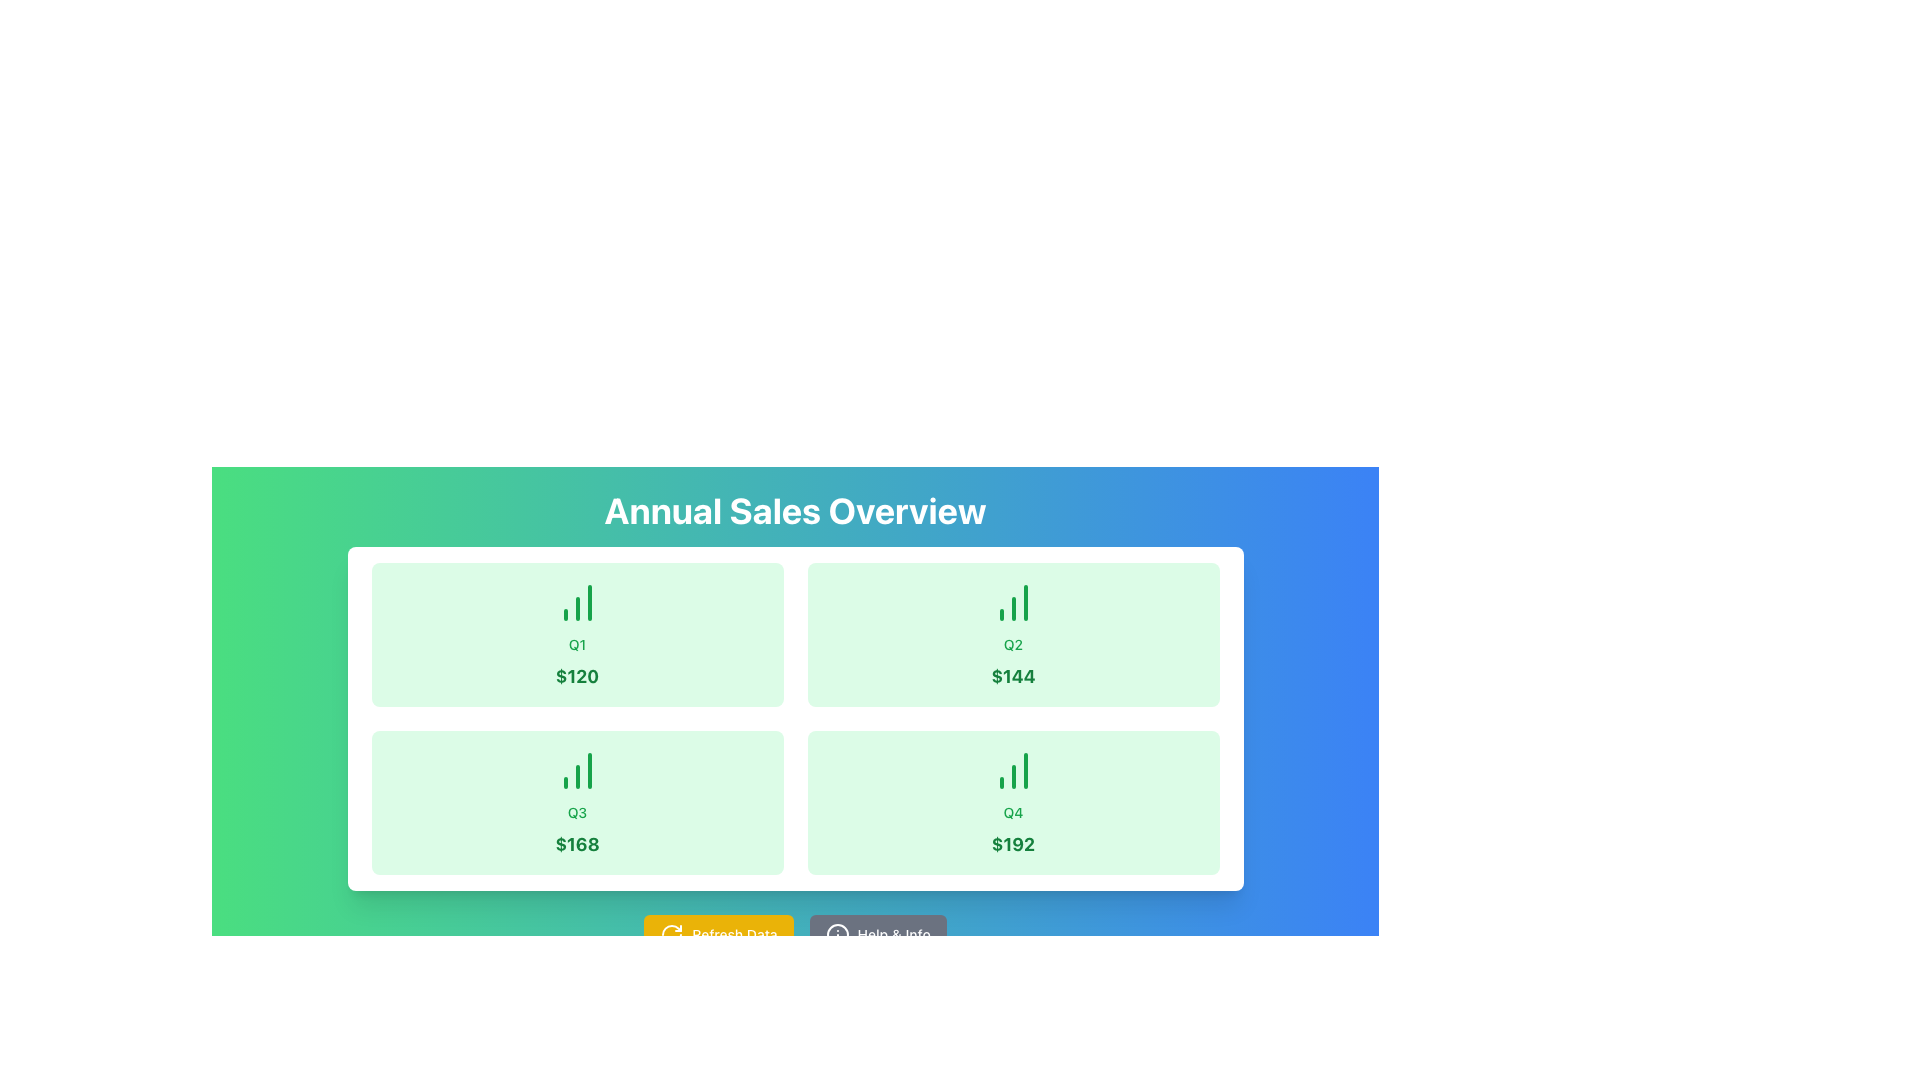 This screenshot has height=1080, width=1920. Describe the element at coordinates (576, 813) in the screenshot. I see `the static text label displaying 'Q3', which is styled in small-sized, medium-weight green font and located in the second card of the lower row in a grid layout` at that location.